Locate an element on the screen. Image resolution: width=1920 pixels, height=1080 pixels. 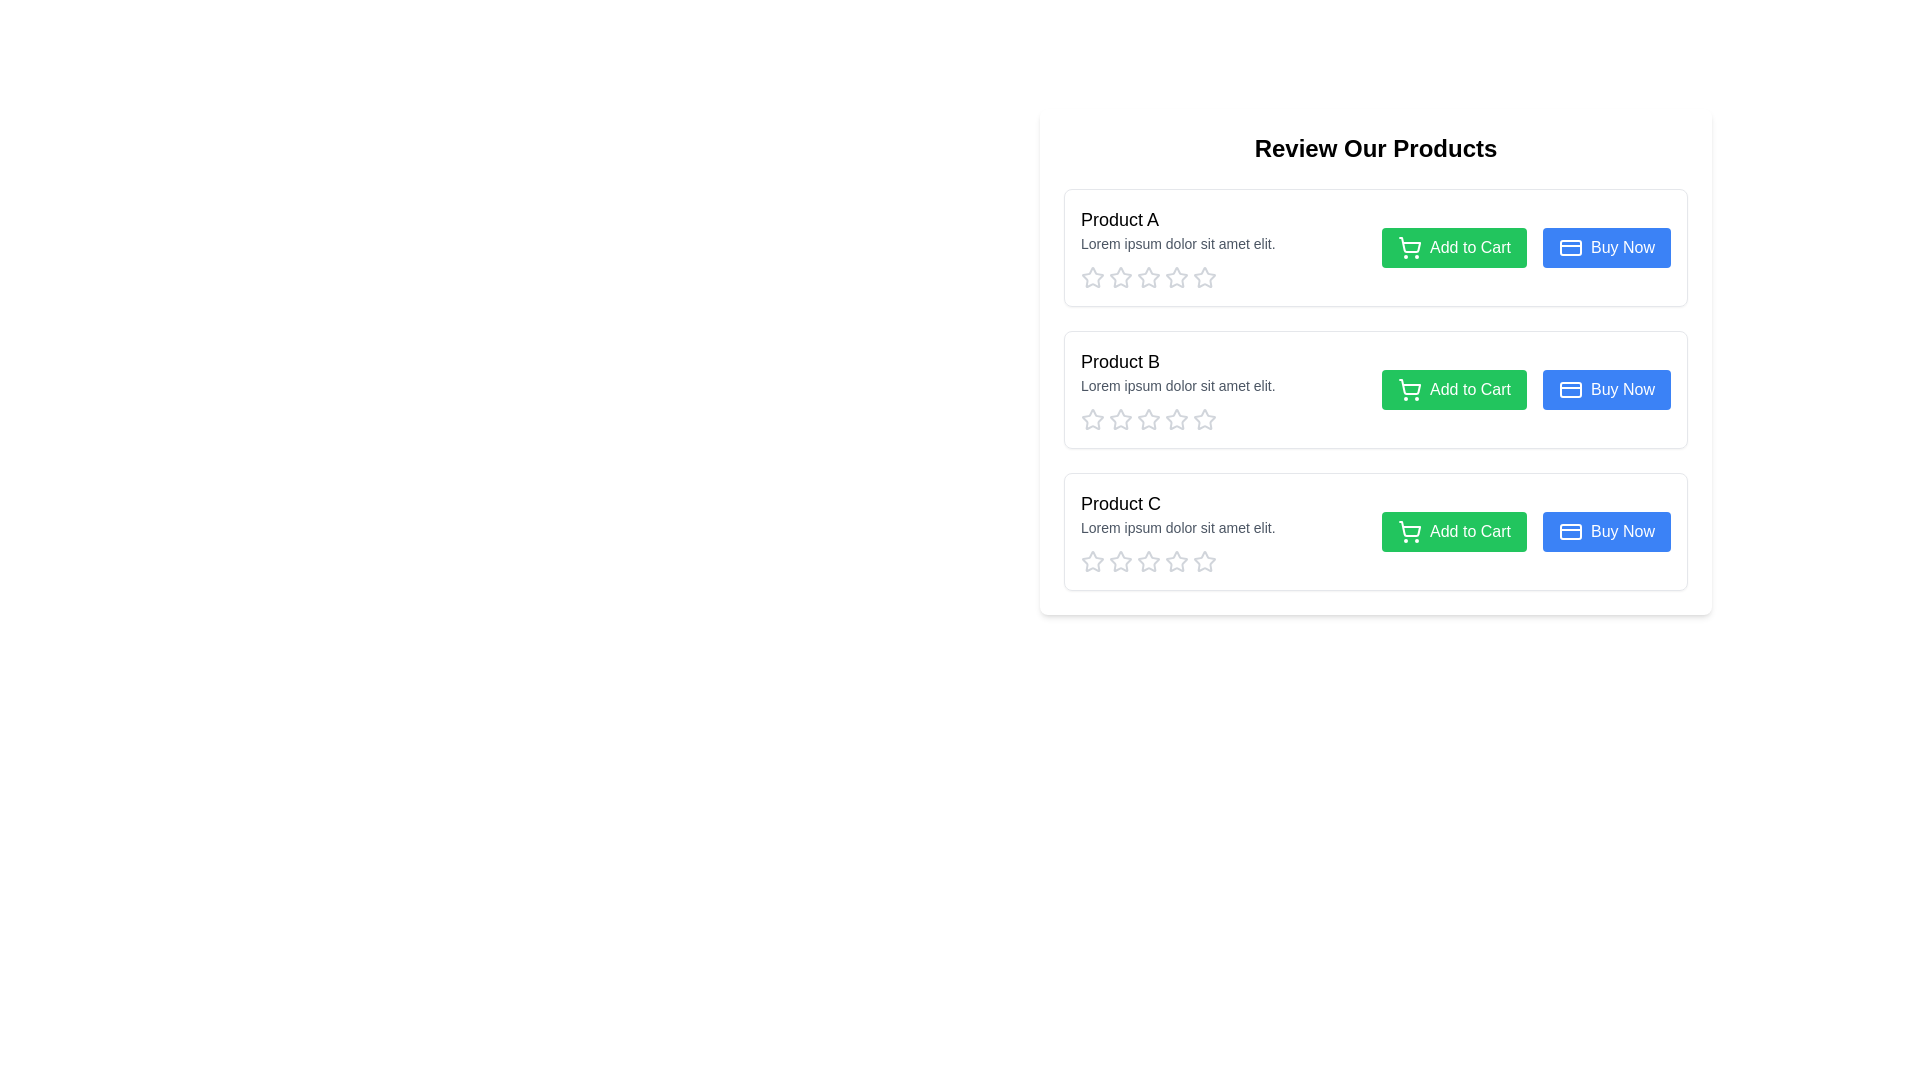
the third rating star in the second row of the product rating interface for 'Product B' is located at coordinates (1148, 418).